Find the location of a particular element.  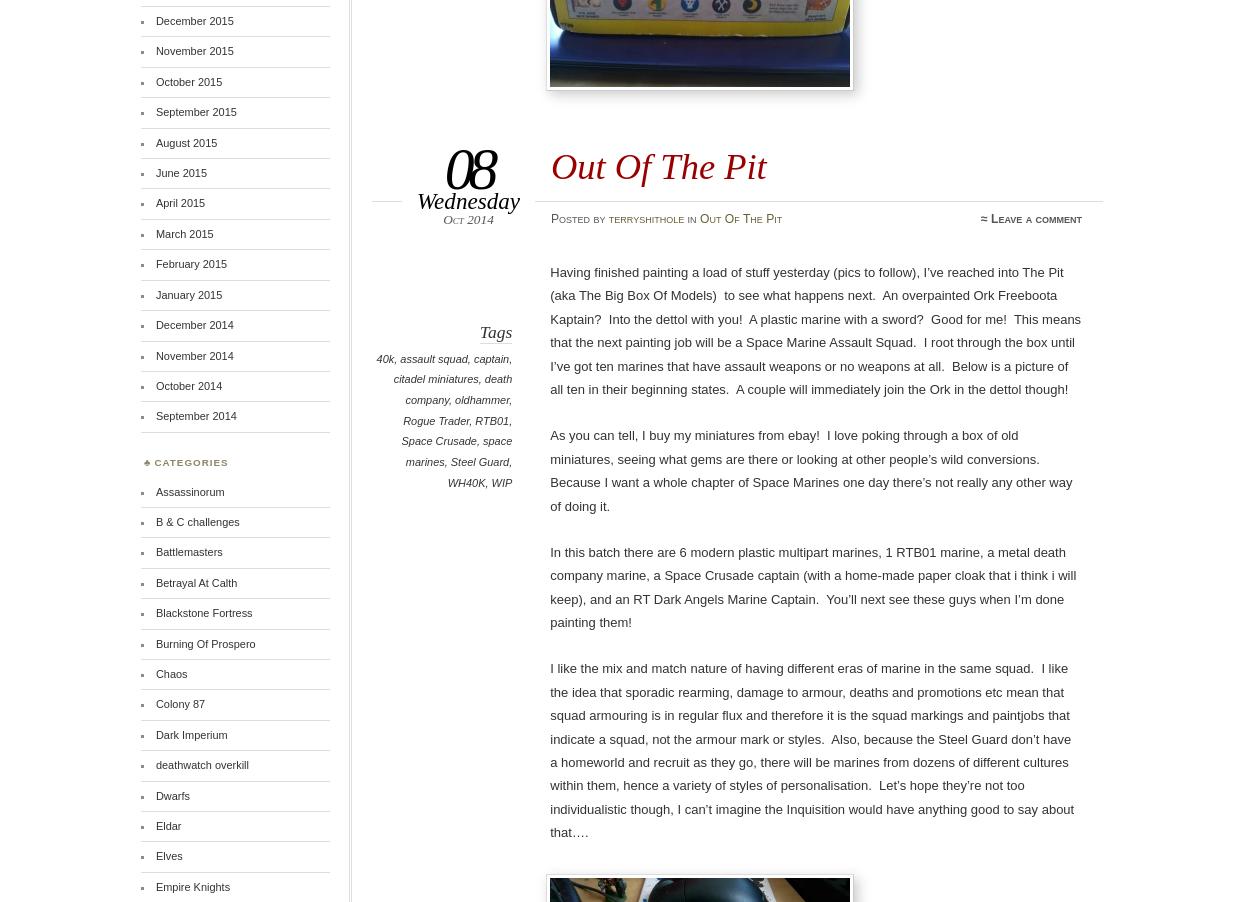

'I like the mix and match nature of having different eras of marine in the same squad.  I like the idea that sporadic rearming, damage to armour, deaths and promotions etc mean that squad armouring is in regular flux and therefore it is the squad markings and paintjobs that indicate a squad, not the armour mark or styles.  Also, because the Steel Guard don’t have a homeworld and recruit as they go, there will be marines from dozens of different cultures within them, hence a variety of styles of personalisation.  Let’s hope they’re not too individualistic though, I can’t imagine the Inquisition would have anything good to say about that….' is located at coordinates (812, 750).